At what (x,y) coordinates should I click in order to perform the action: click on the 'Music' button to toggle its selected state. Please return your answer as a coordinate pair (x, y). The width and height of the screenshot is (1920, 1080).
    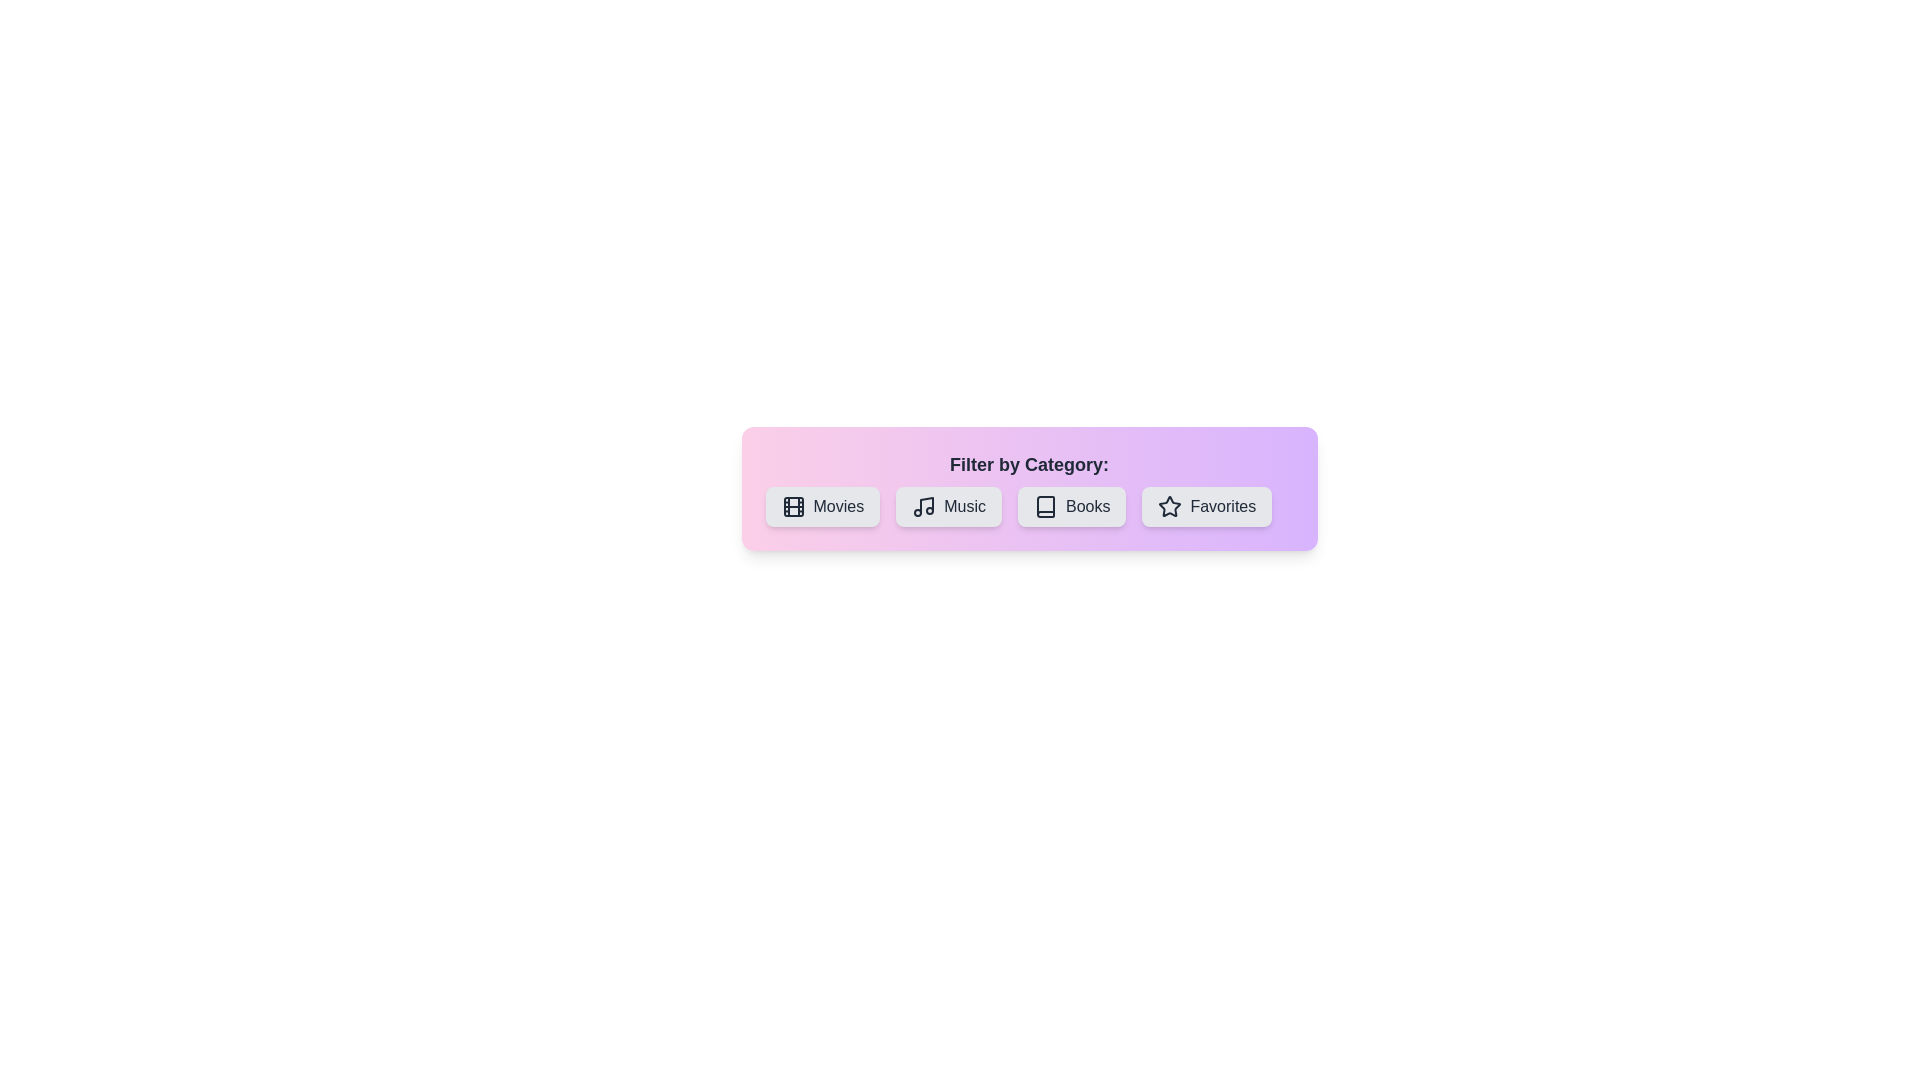
    Looking at the image, I should click on (948, 505).